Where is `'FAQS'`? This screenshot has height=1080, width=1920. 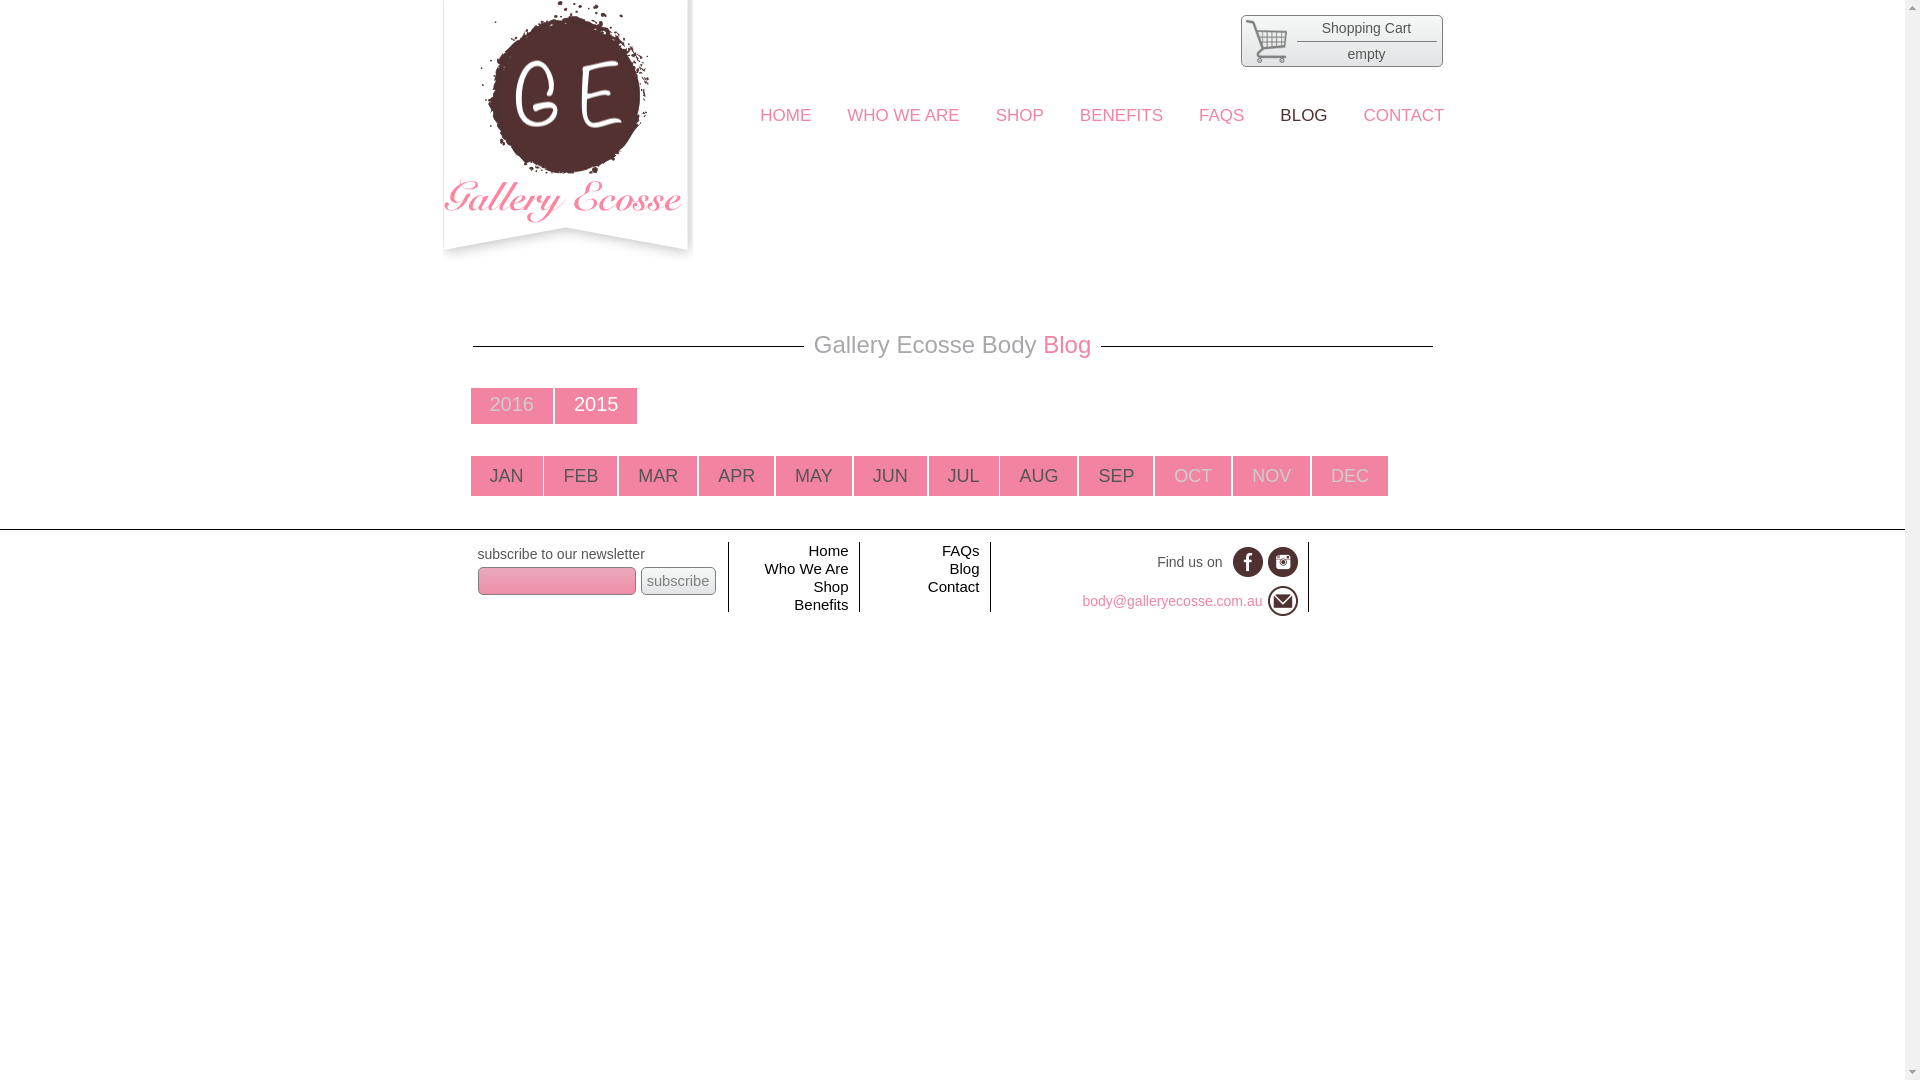
'FAQS' is located at coordinates (1220, 115).